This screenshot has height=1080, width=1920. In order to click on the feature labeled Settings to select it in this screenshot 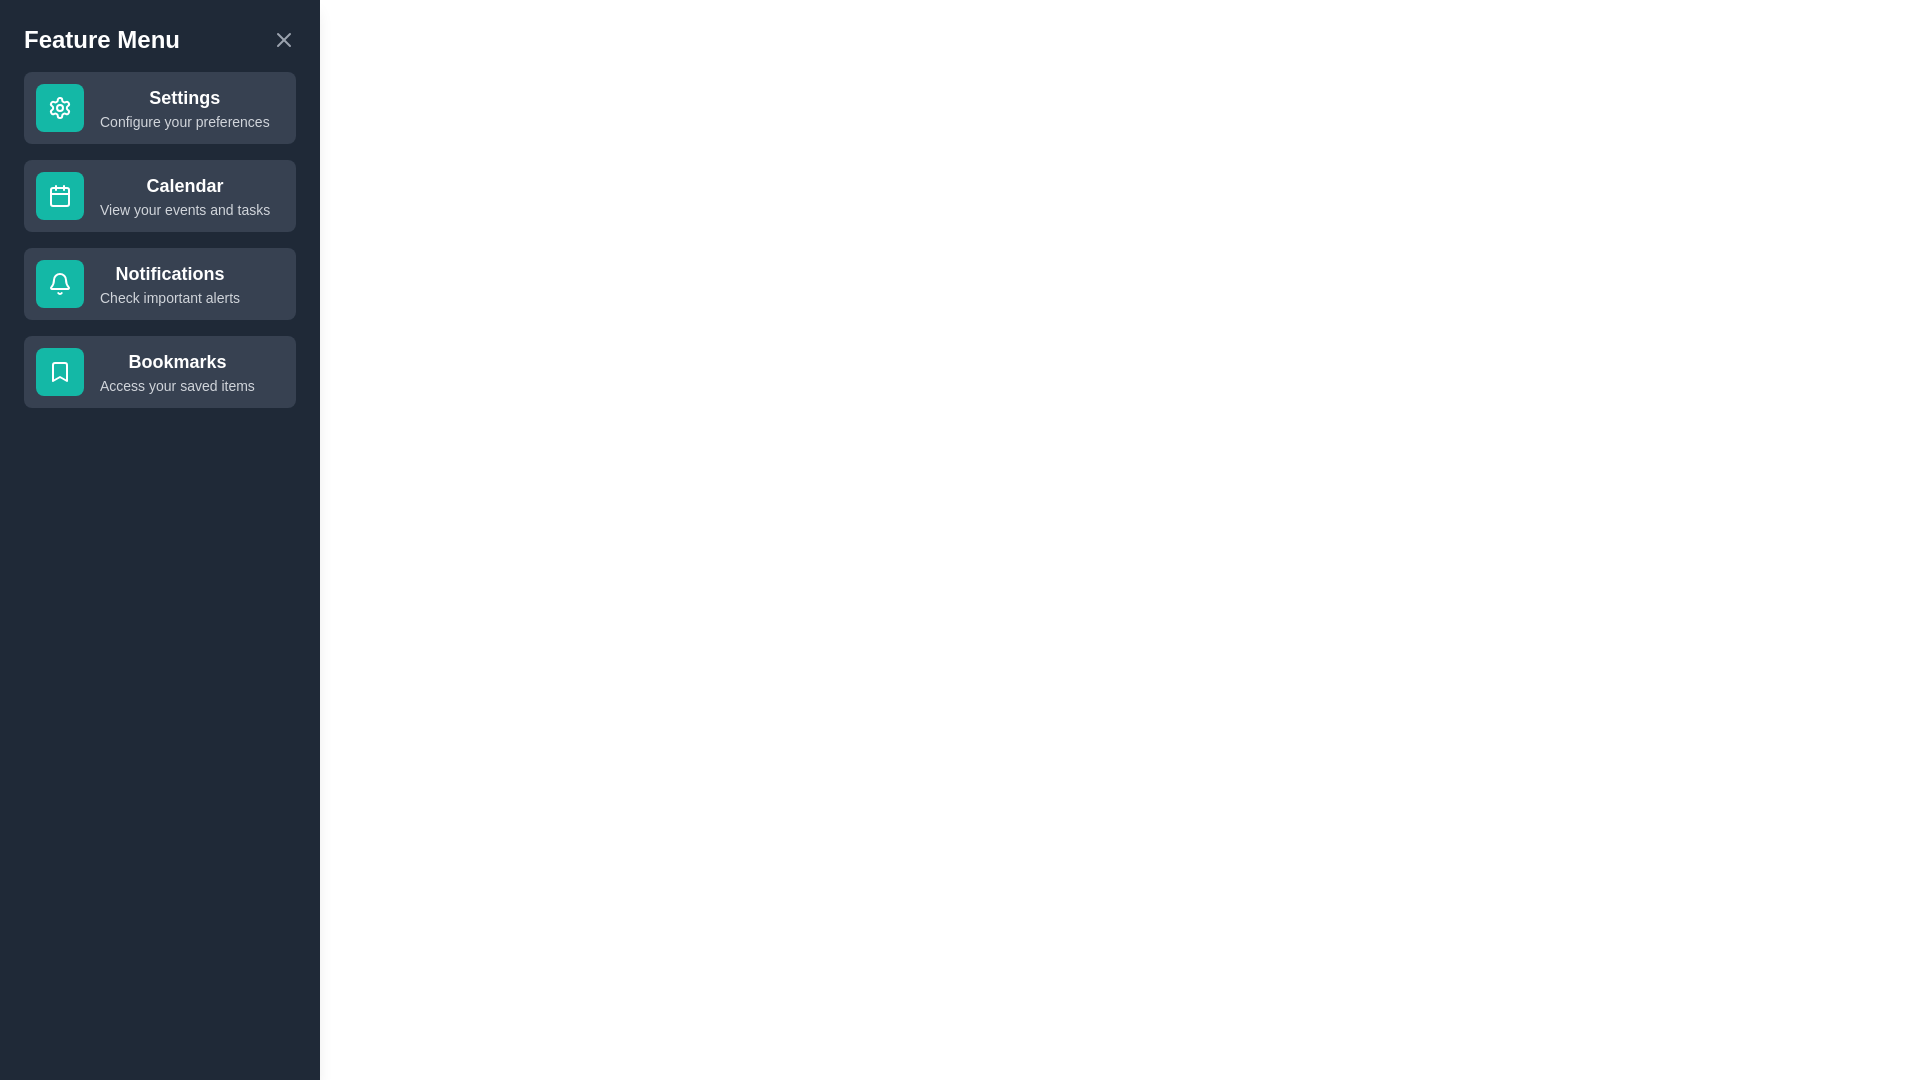, I will do `click(158, 108)`.